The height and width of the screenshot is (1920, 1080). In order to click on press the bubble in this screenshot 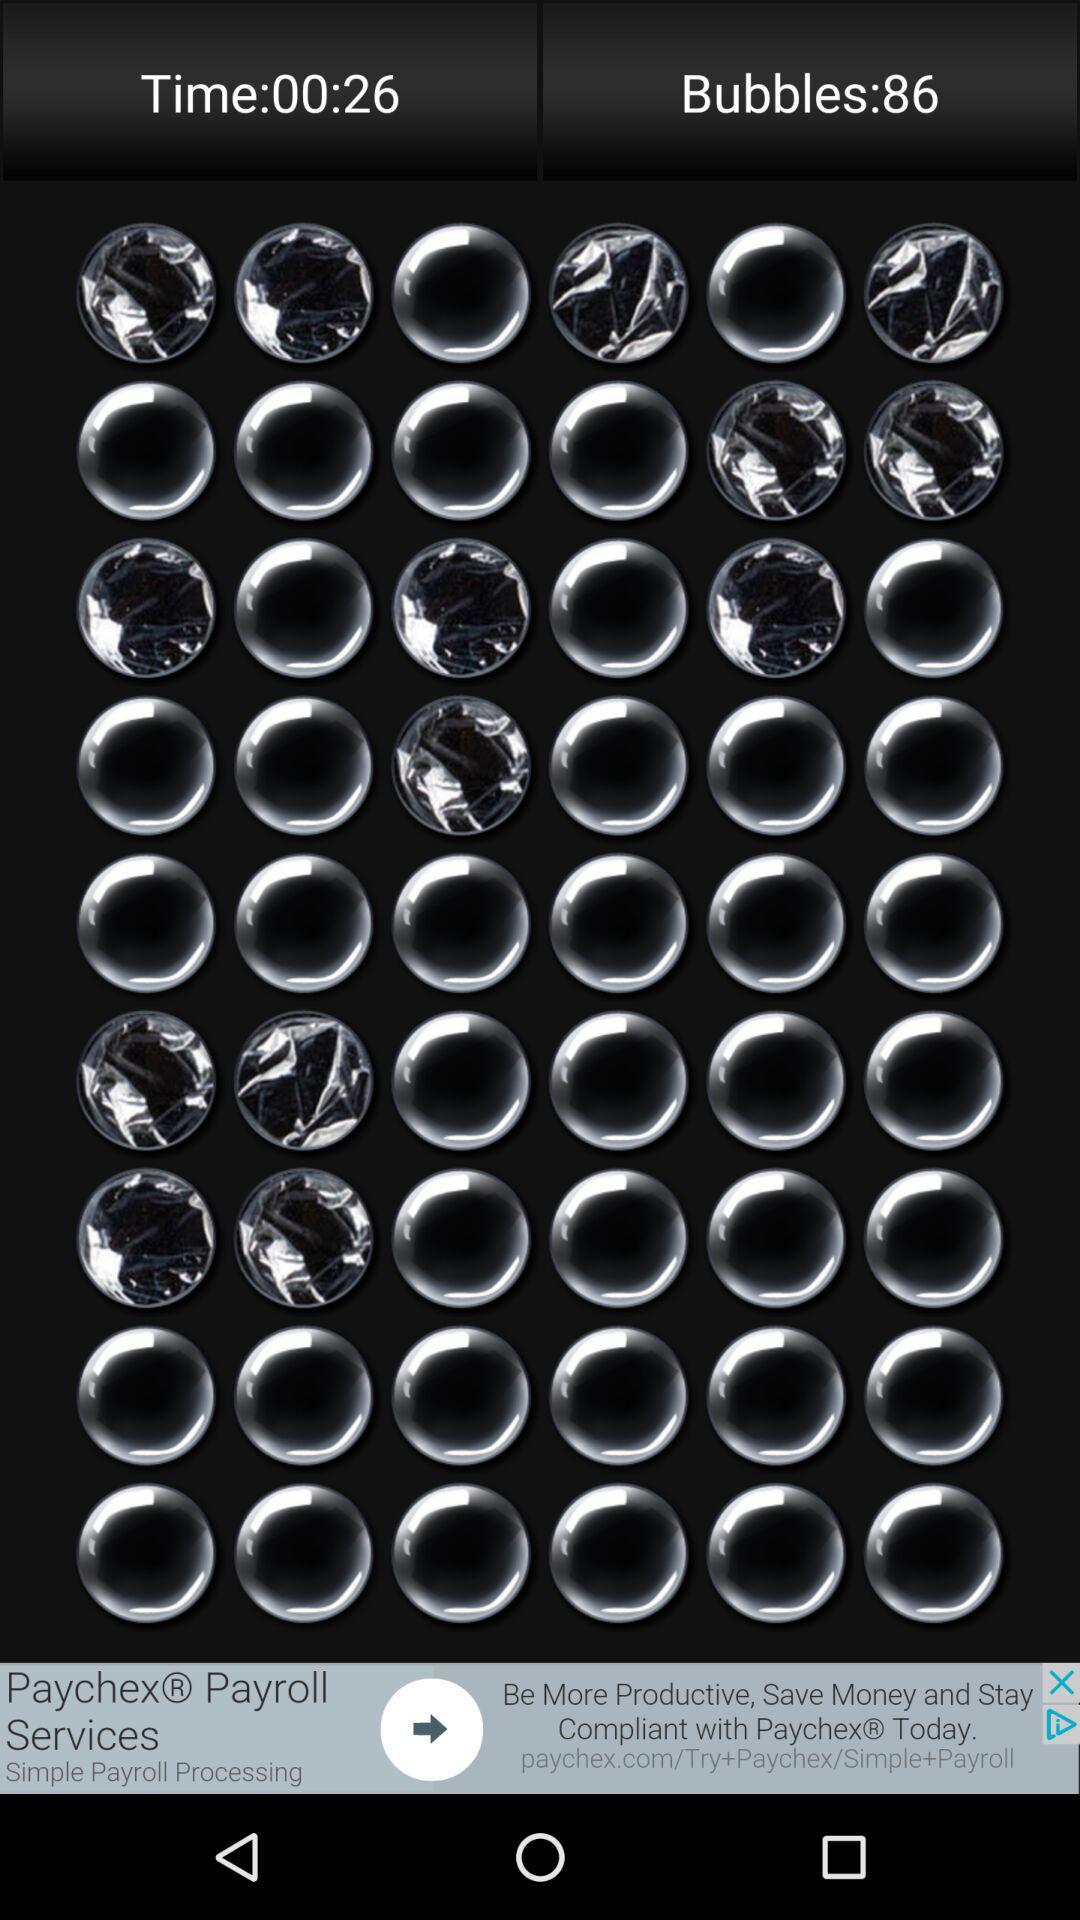, I will do `click(461, 292)`.